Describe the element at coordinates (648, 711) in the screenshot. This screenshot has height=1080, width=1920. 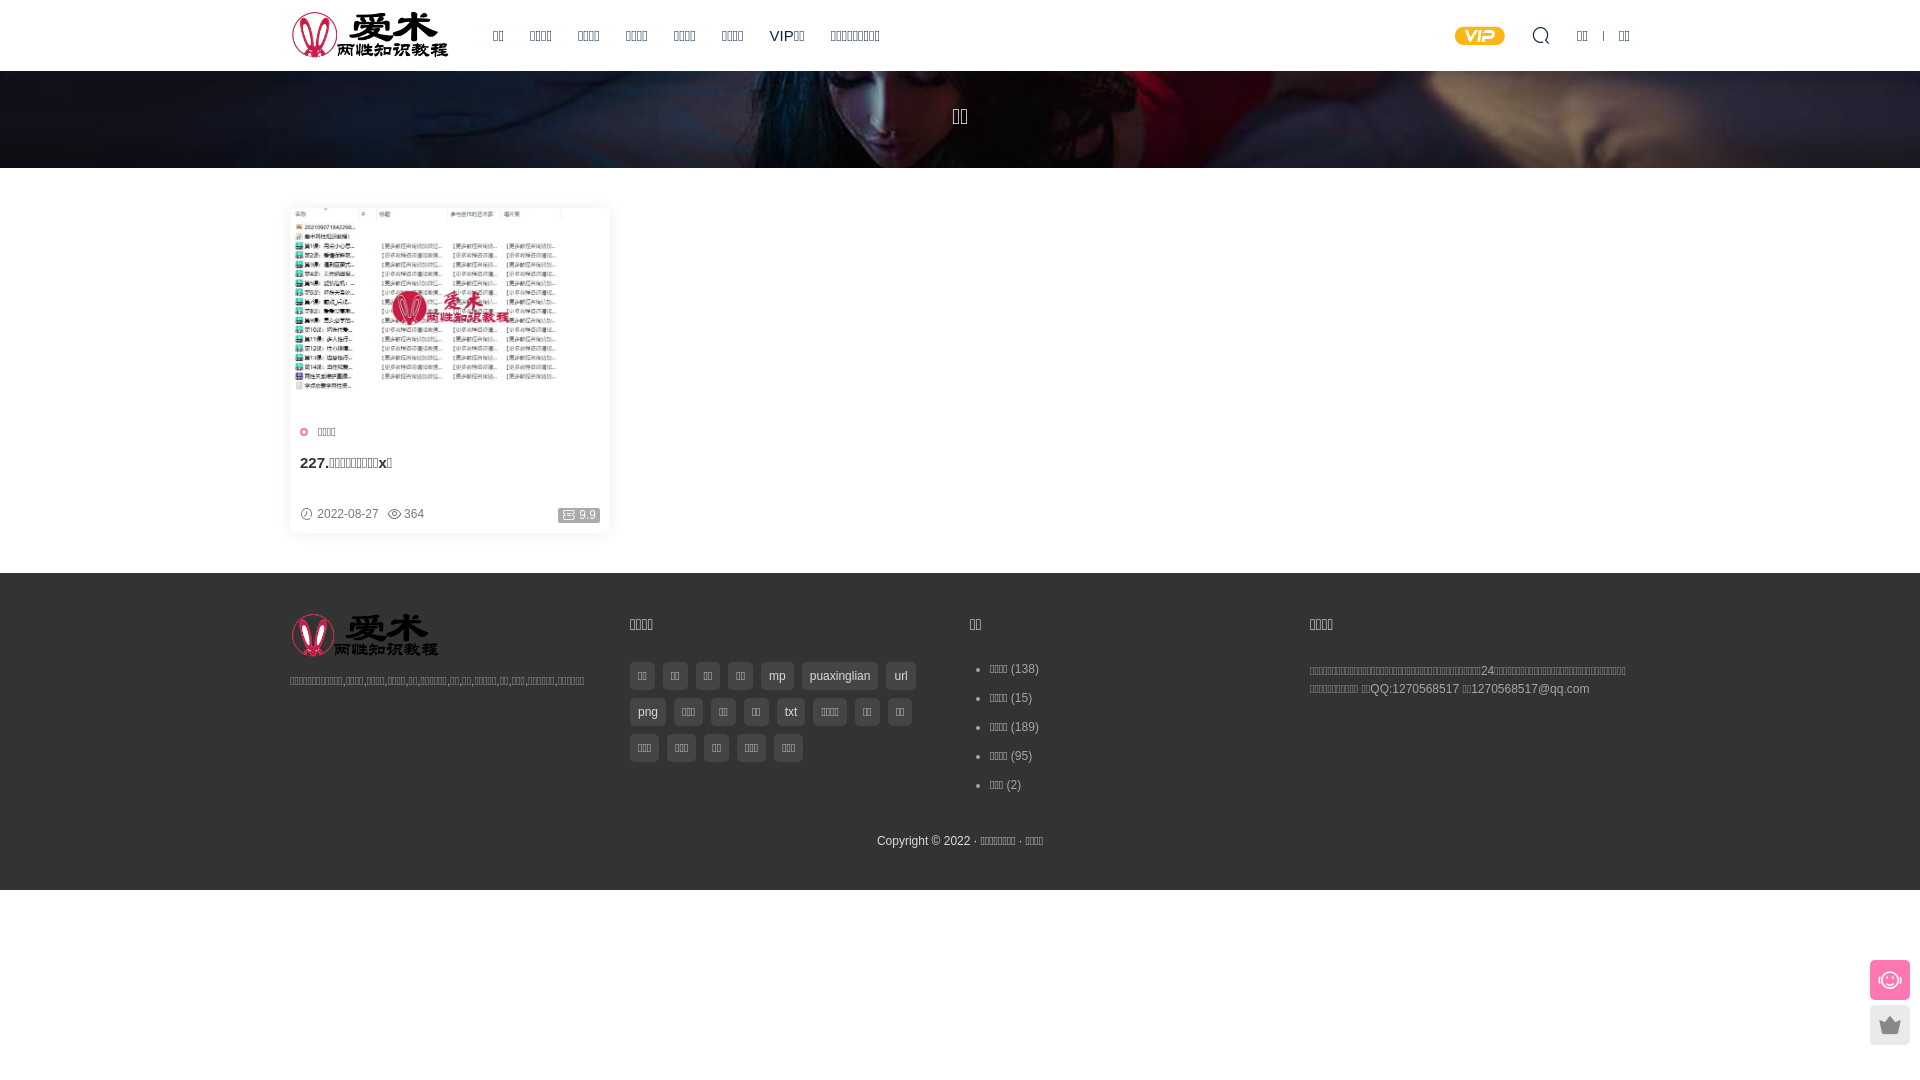
I see `'png'` at that location.